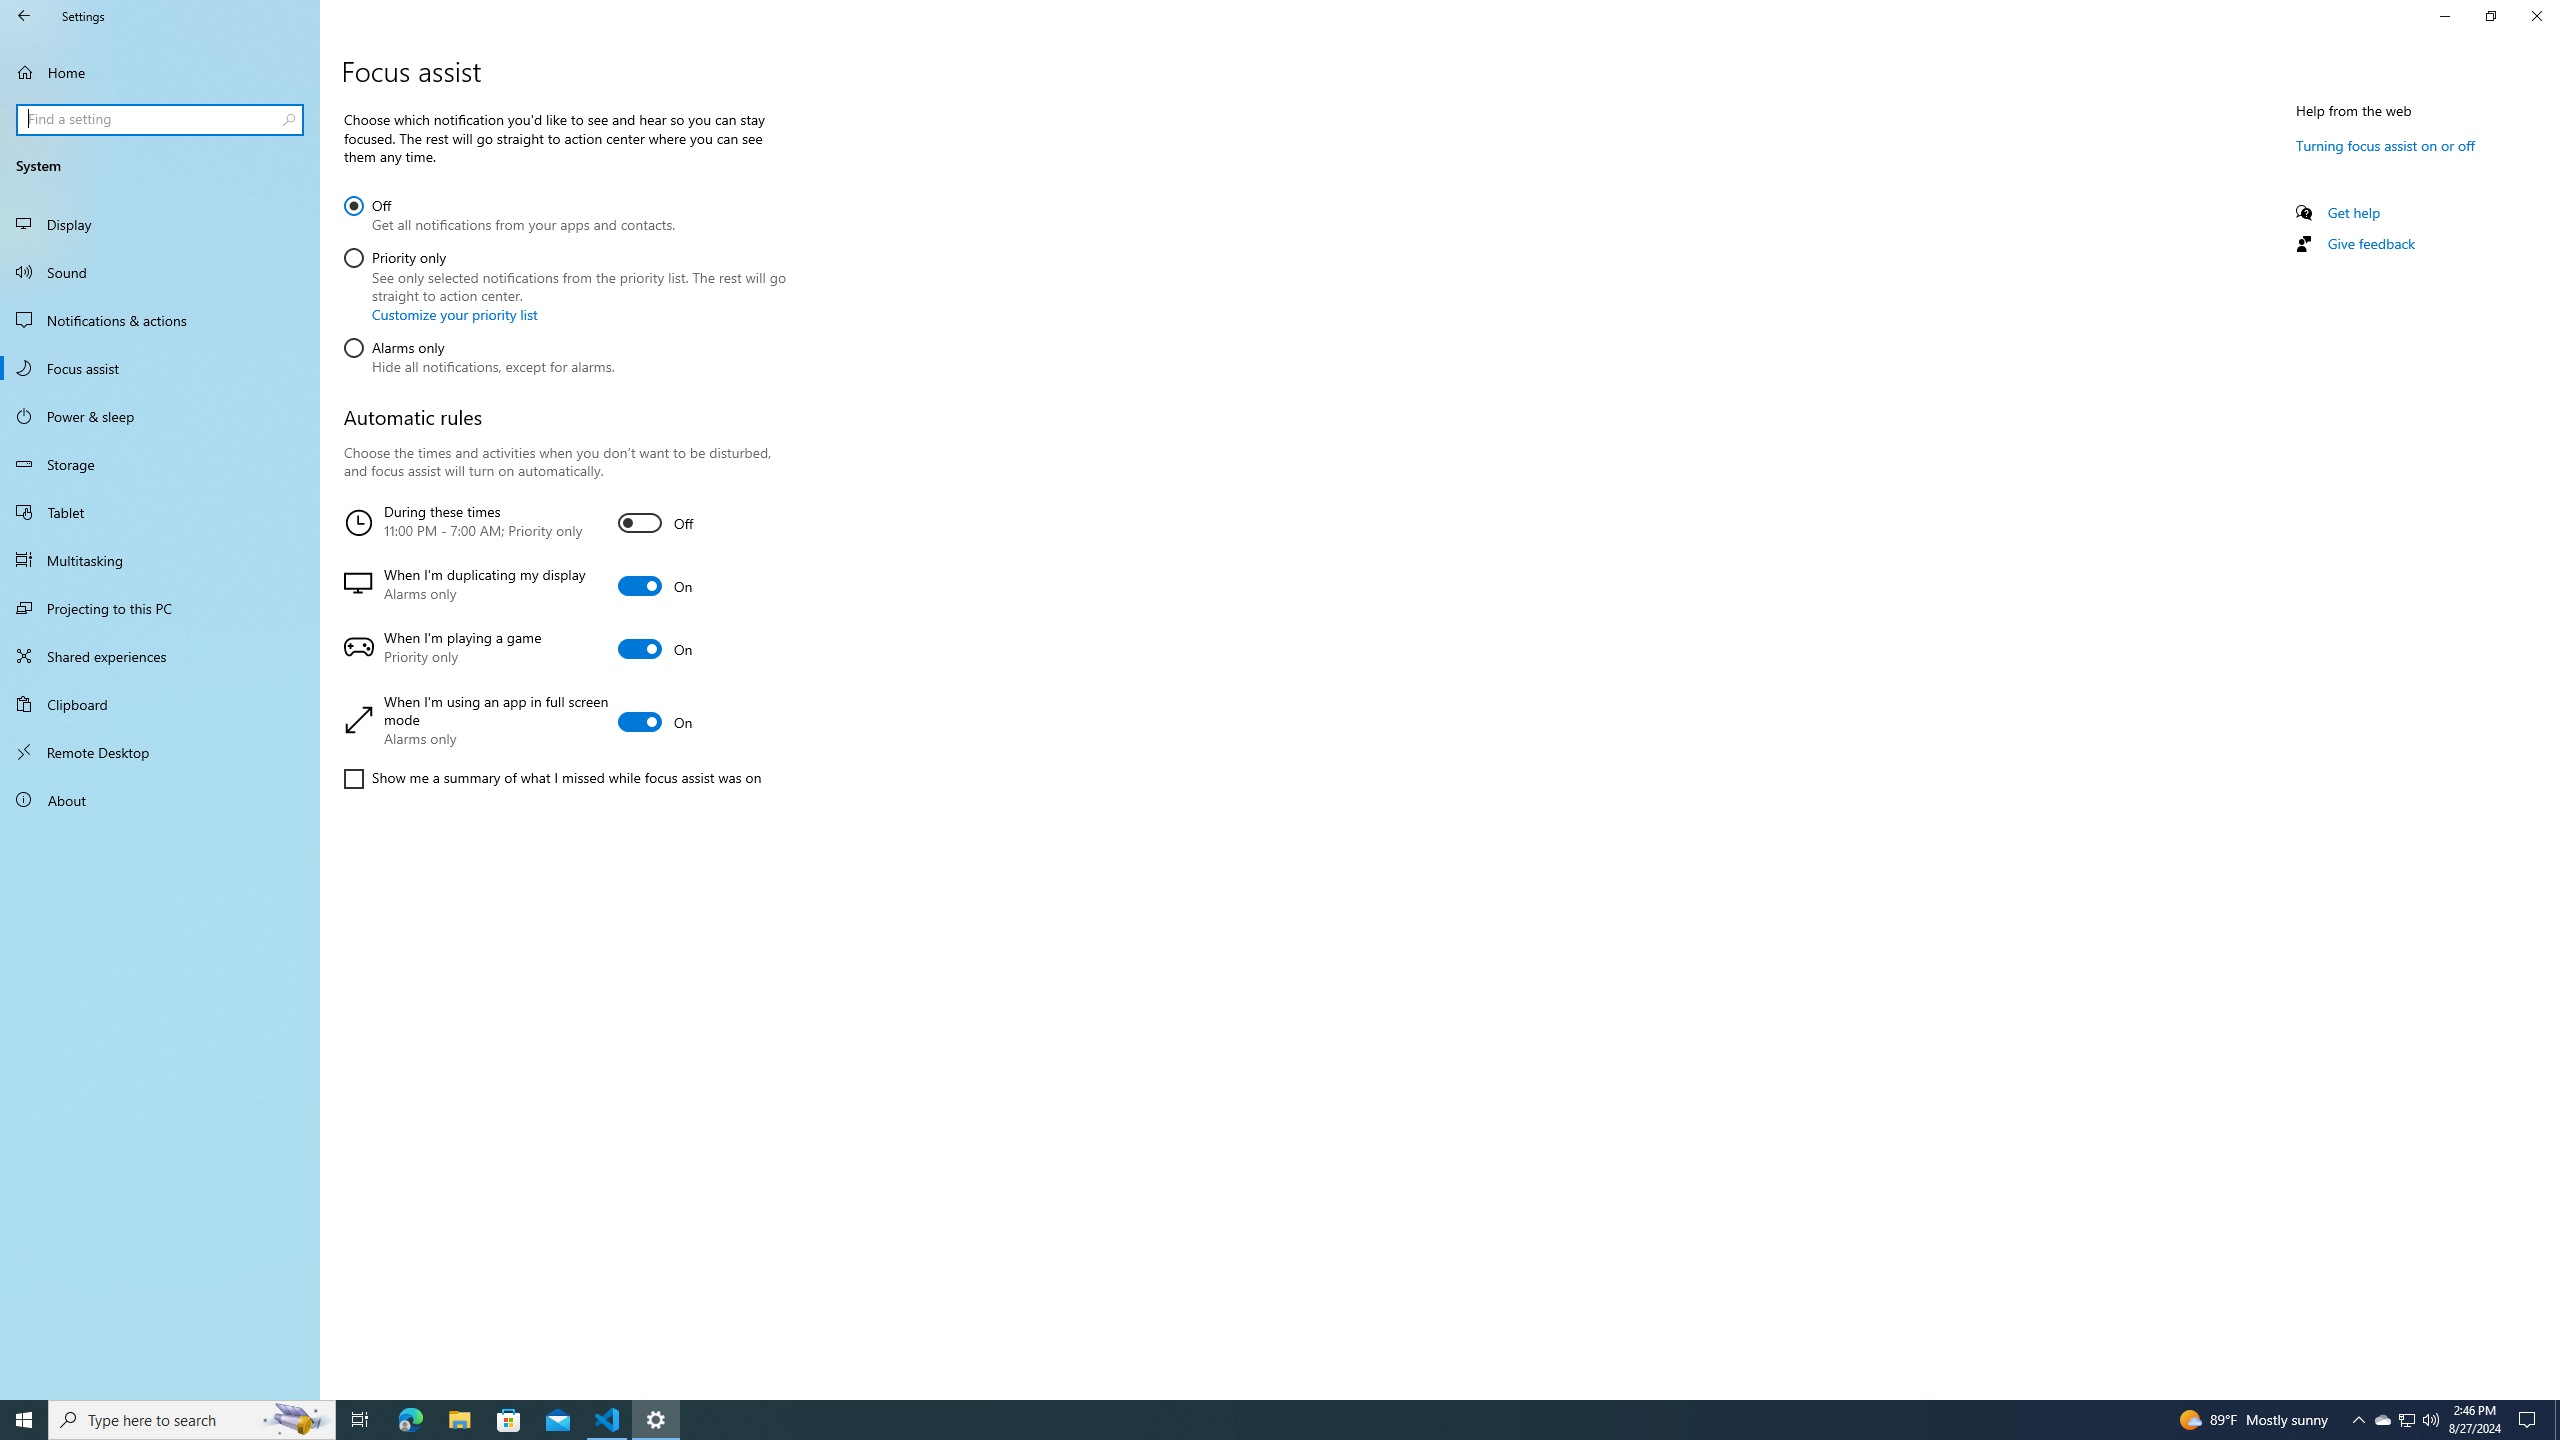  Describe the element at coordinates (159, 319) in the screenshot. I see `'Notifications & actions'` at that location.